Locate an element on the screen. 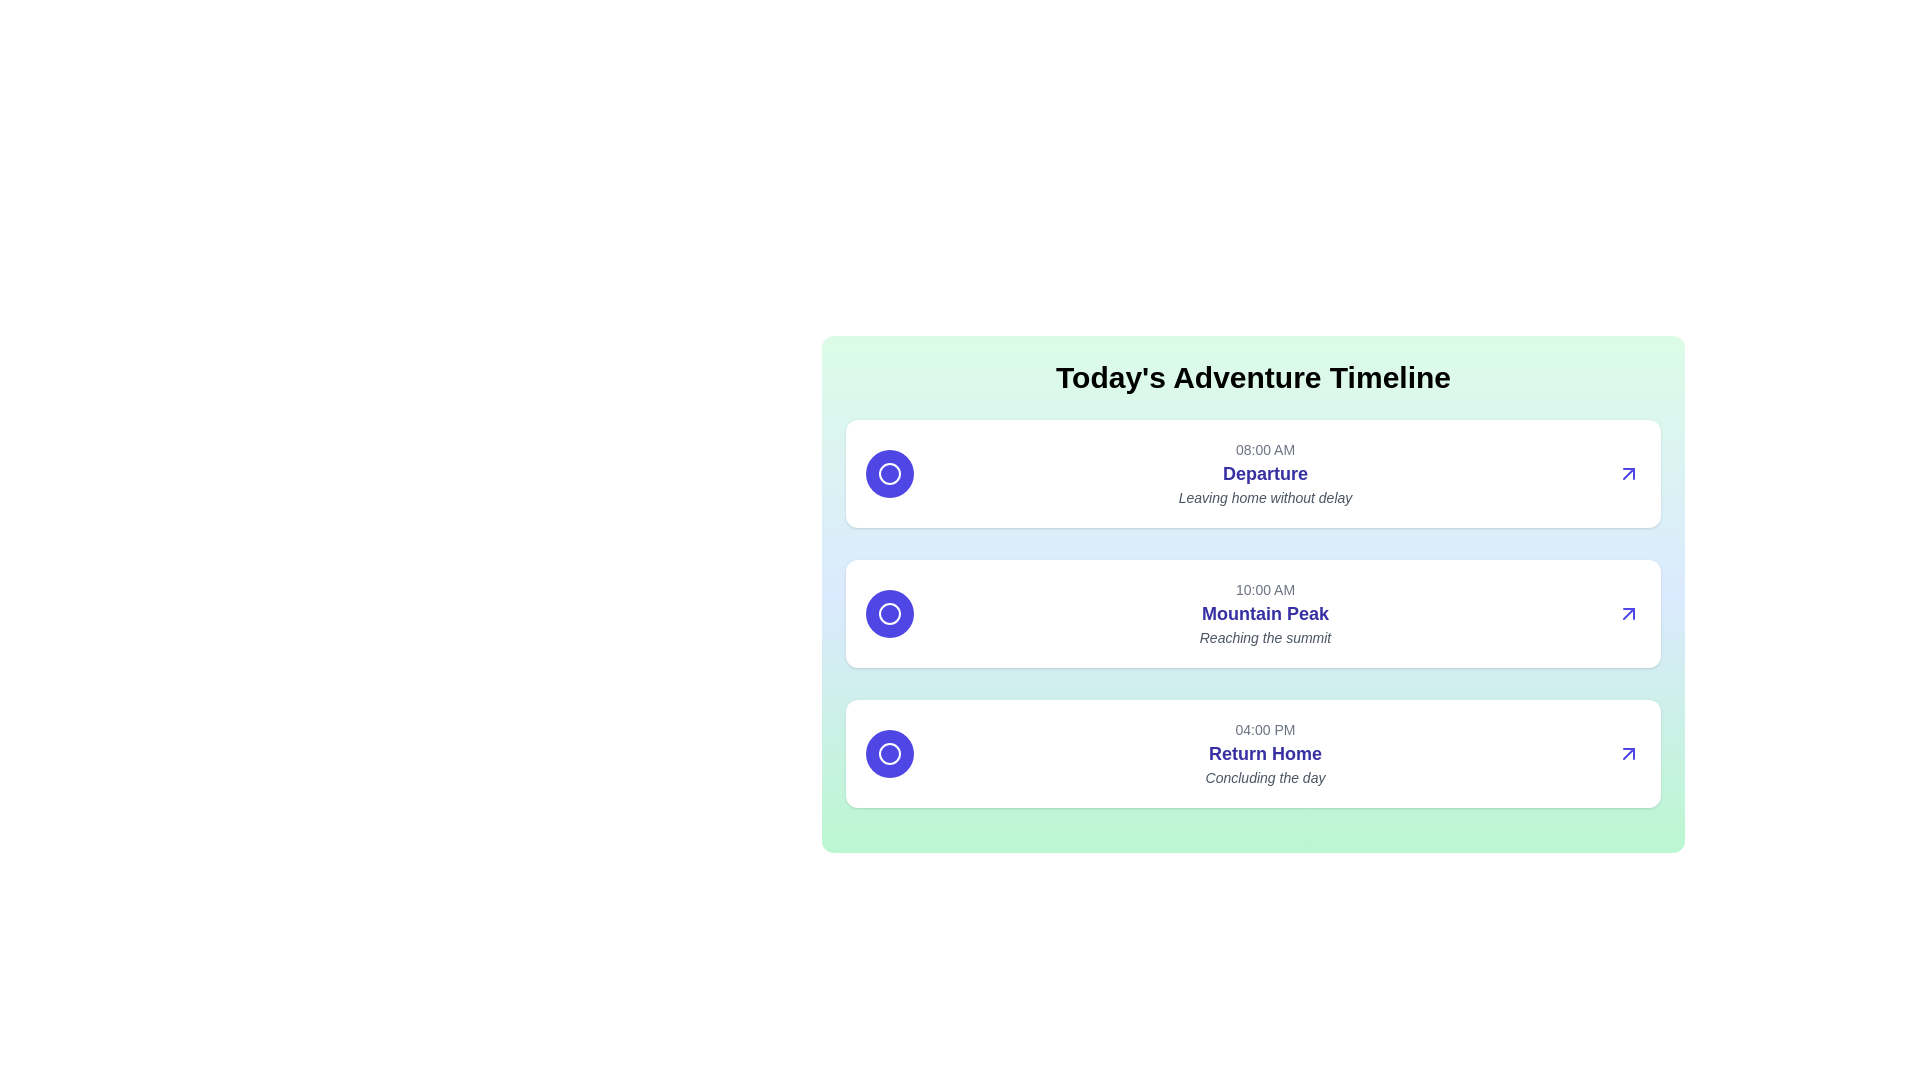 This screenshot has width=1920, height=1080. the circular SVG-based vector graphic icon with a white stroke and hollow center, located as the leftmost icon in the topmost section of the timeline list is located at coordinates (888, 474).